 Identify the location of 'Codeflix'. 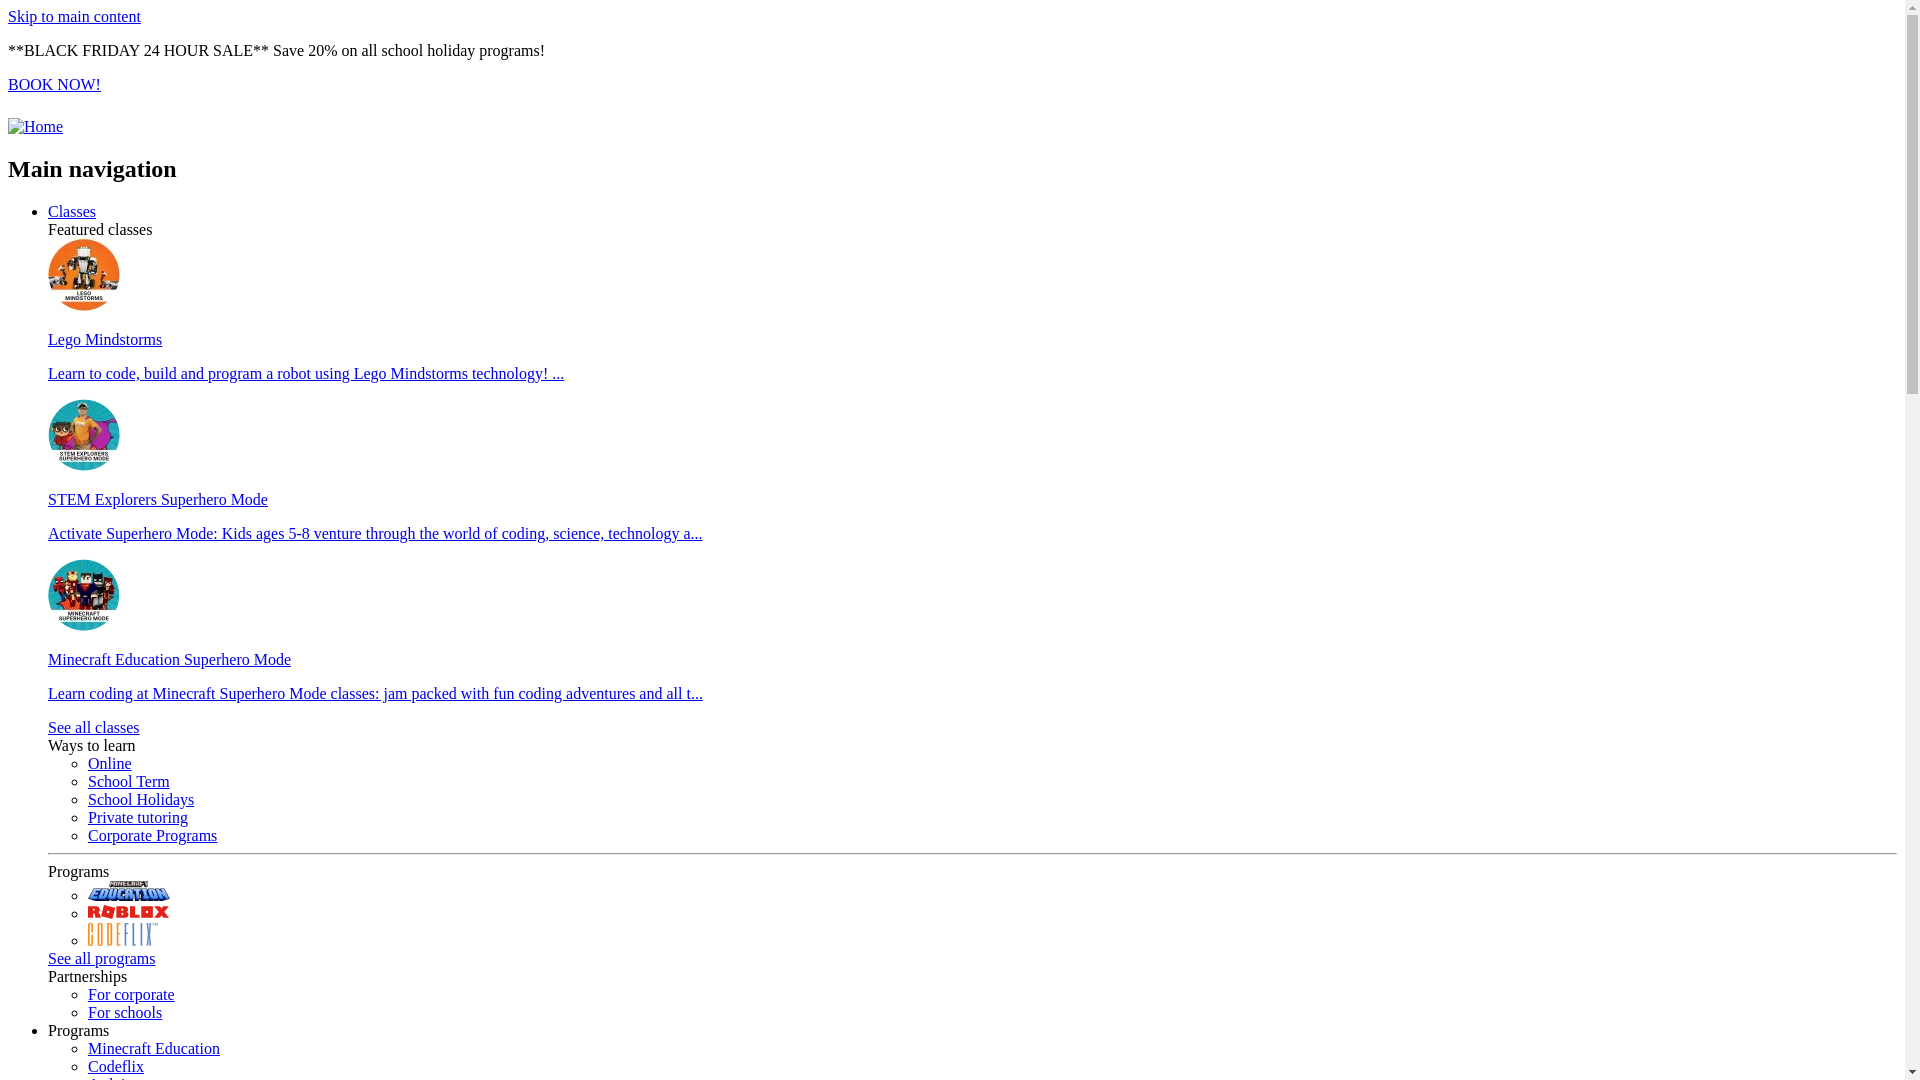
(114, 1065).